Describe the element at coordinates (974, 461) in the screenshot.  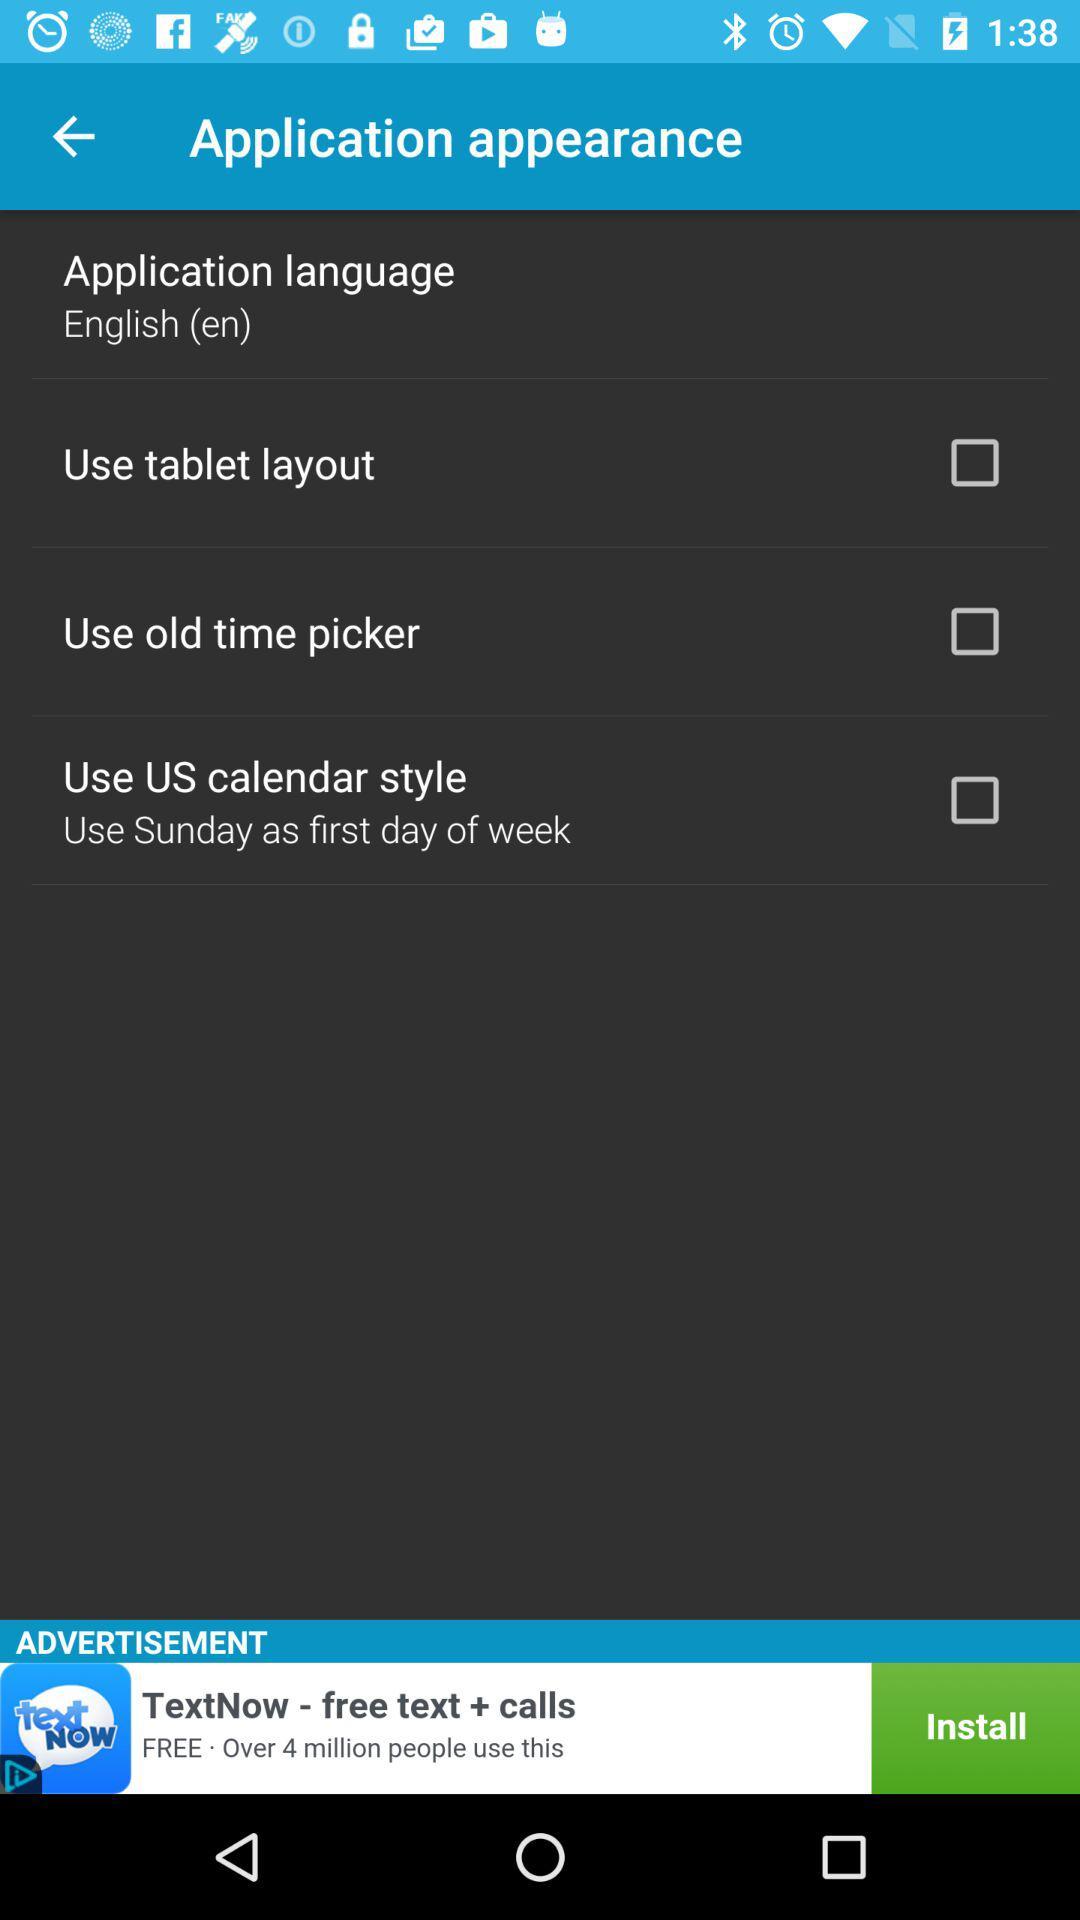
I see `check option` at that location.